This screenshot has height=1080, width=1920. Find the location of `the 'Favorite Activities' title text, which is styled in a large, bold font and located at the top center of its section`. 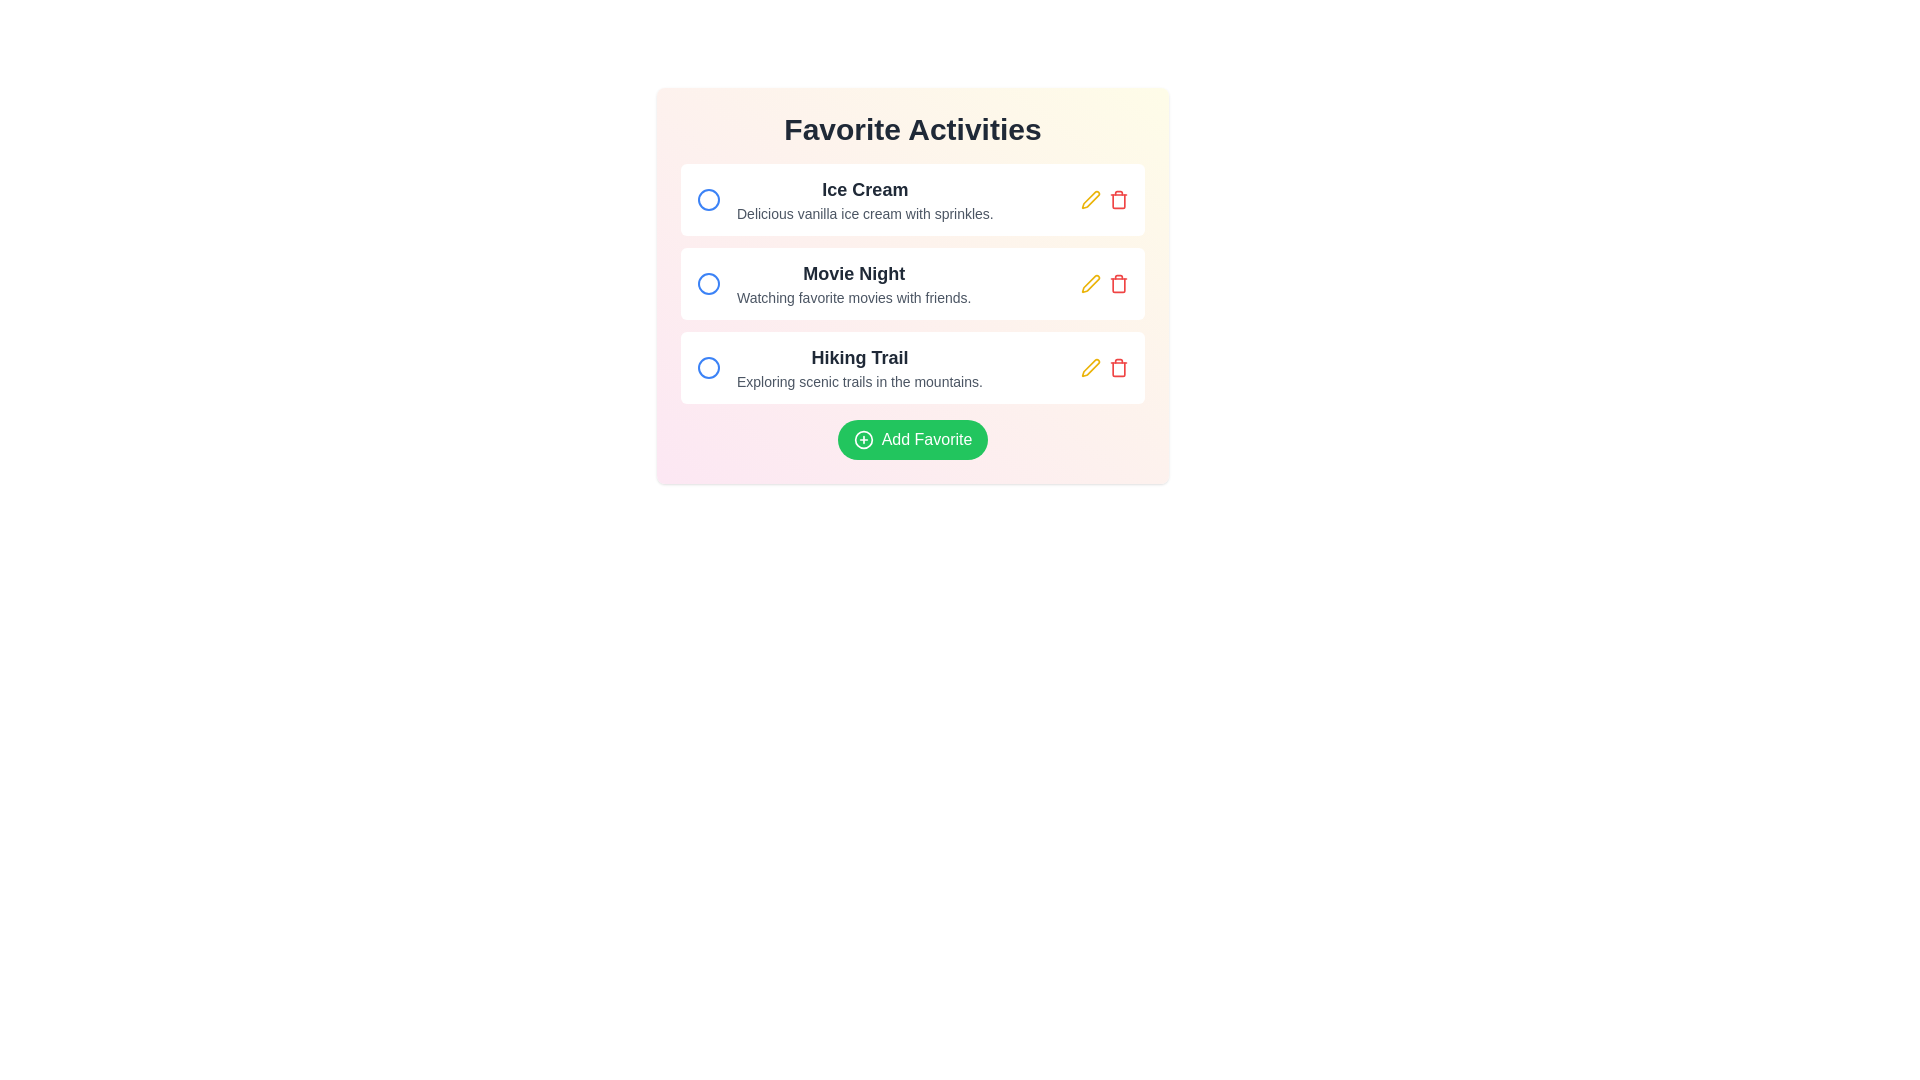

the 'Favorite Activities' title text, which is styled in a large, bold font and located at the top center of its section is located at coordinates (911, 130).